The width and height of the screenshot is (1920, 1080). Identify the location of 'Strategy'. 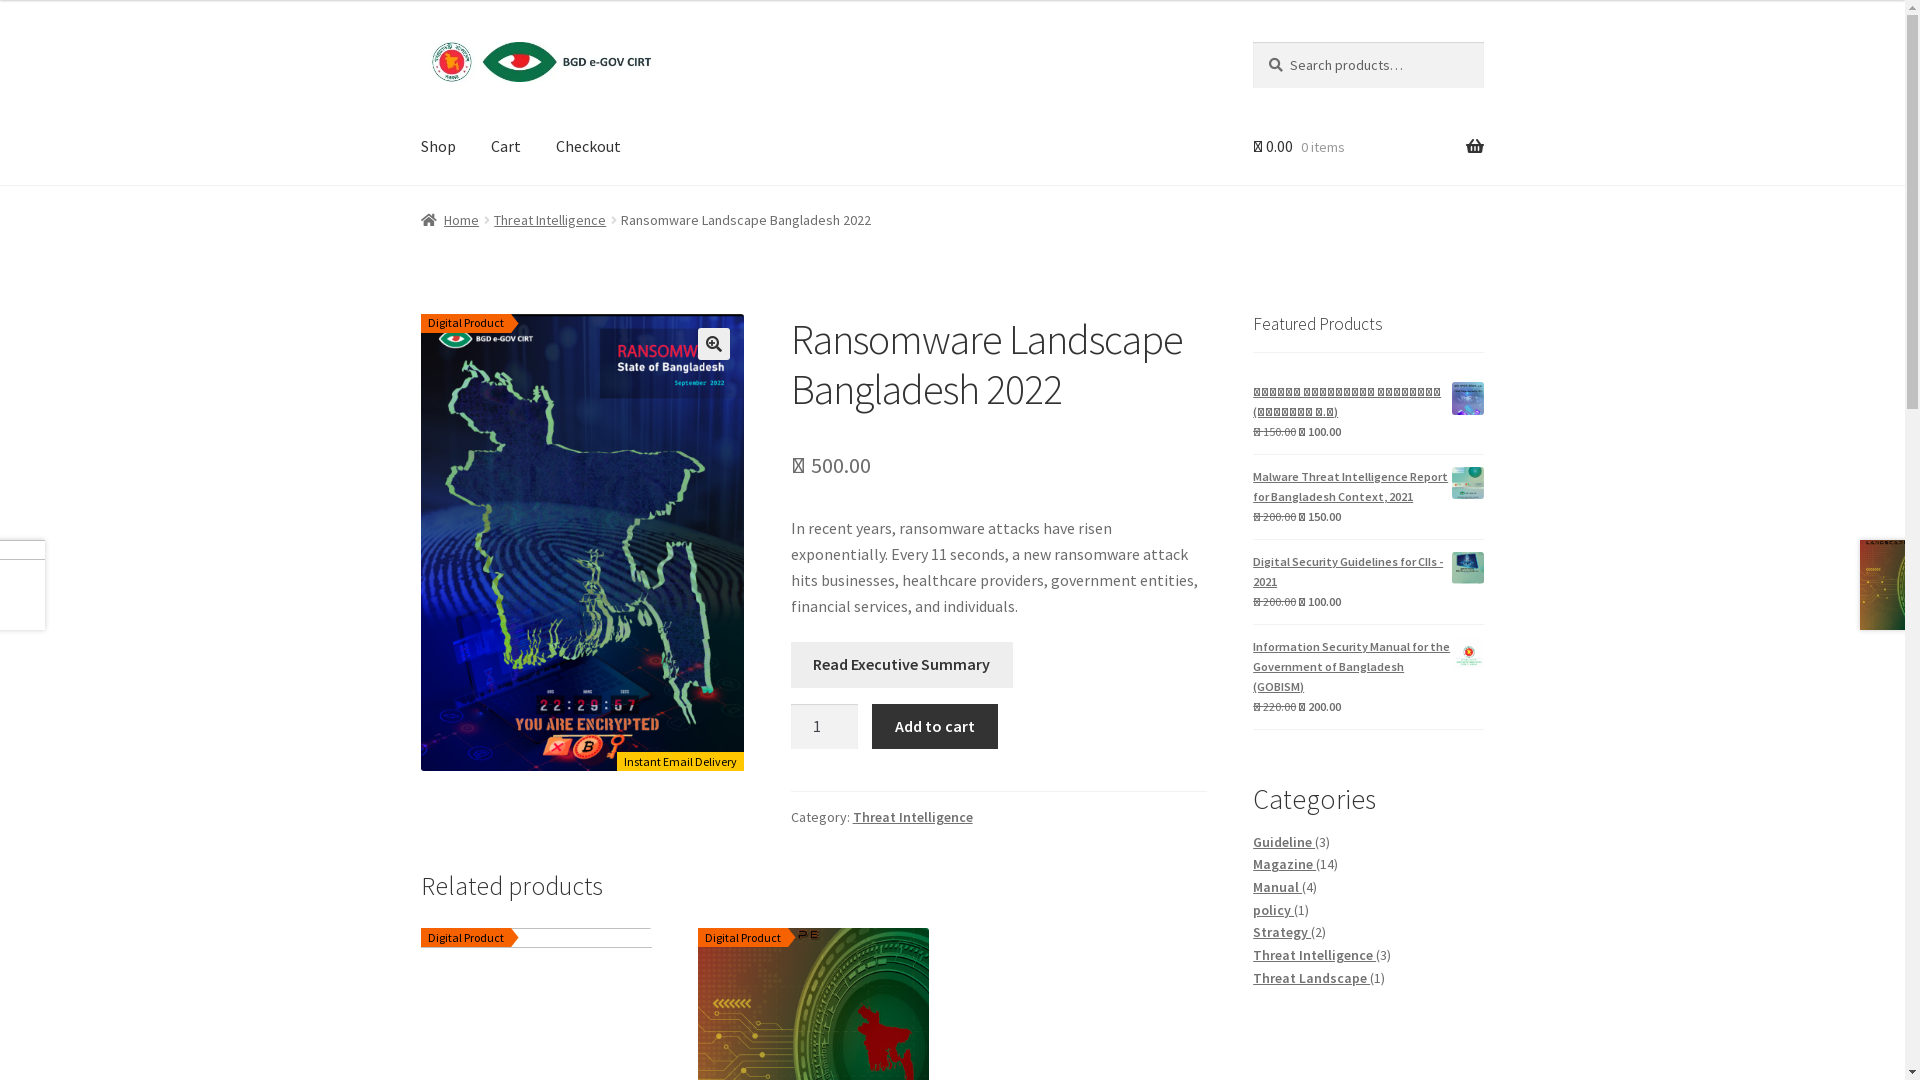
(1251, 932).